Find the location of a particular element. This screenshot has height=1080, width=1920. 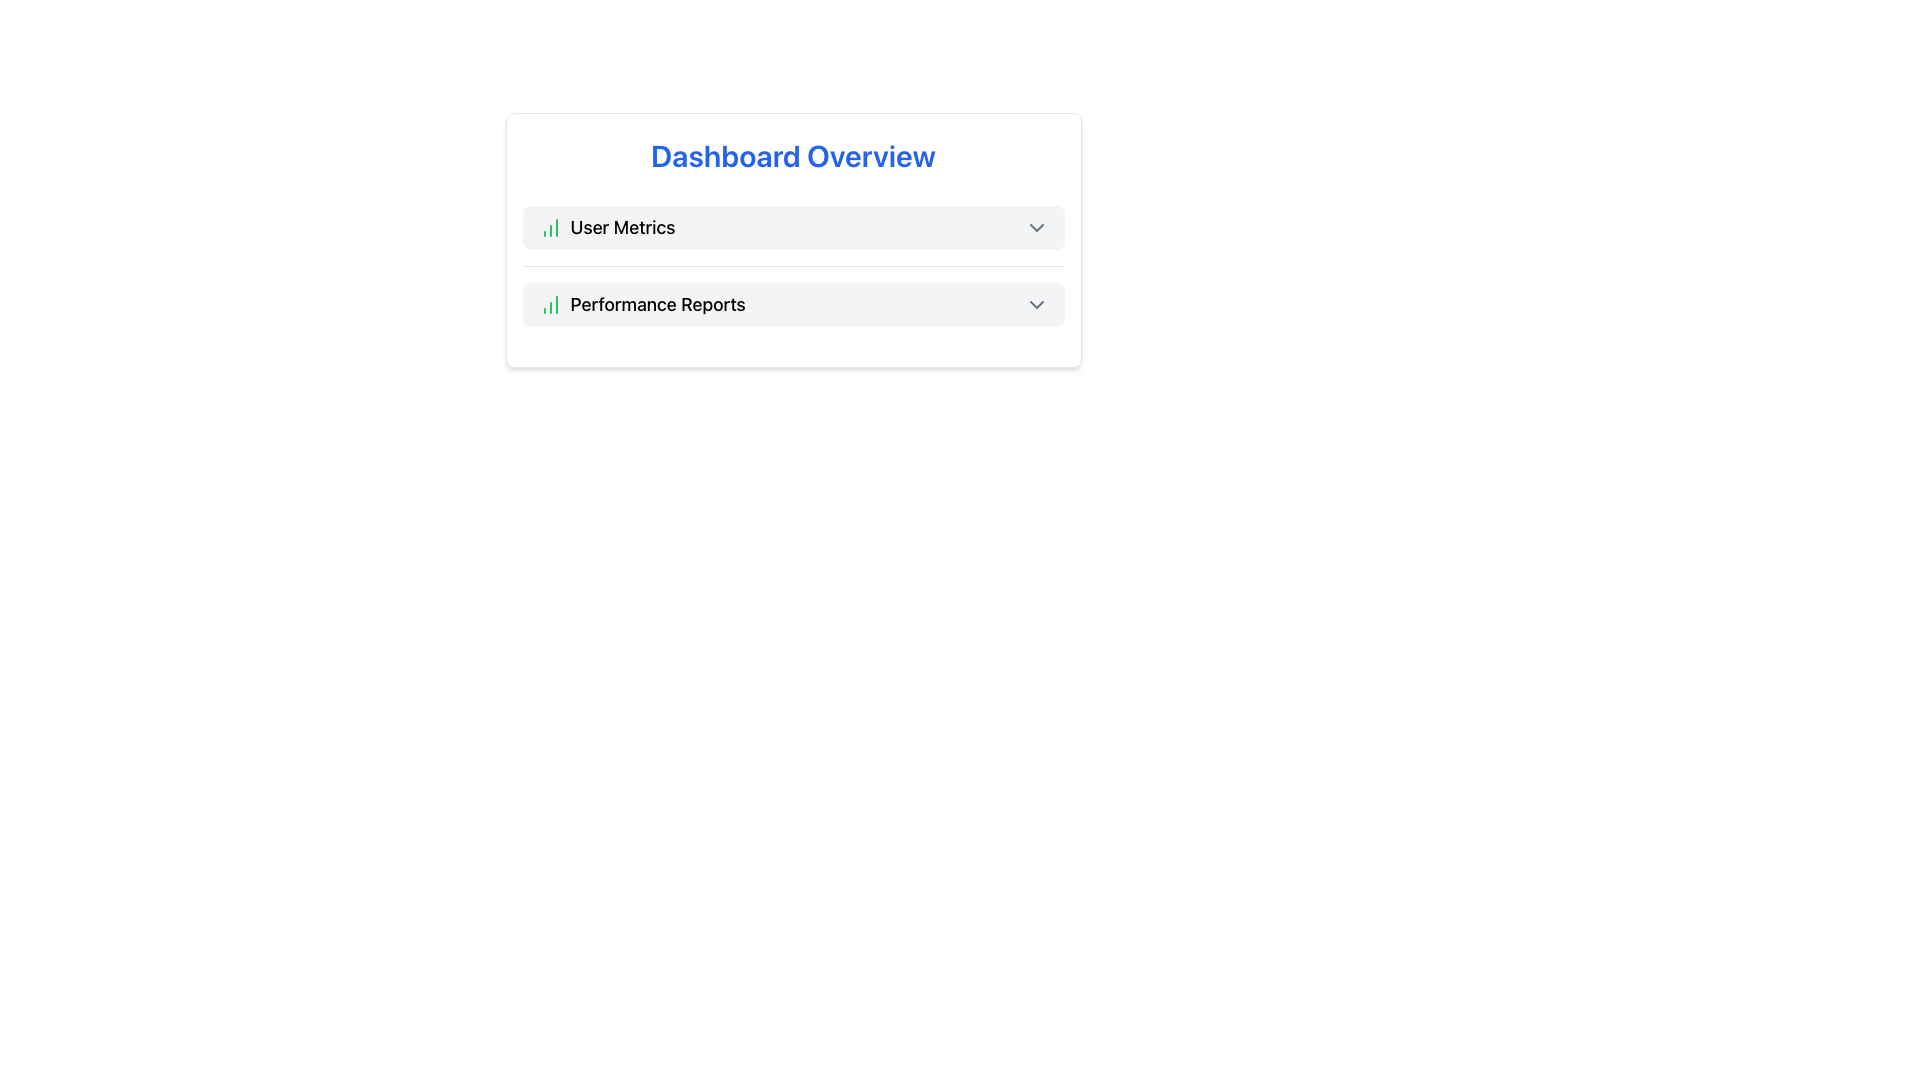

text displayed in the 'User Metrics' label, which is a dark text on a light background, located in the Dashboard Overview section is located at coordinates (621, 226).